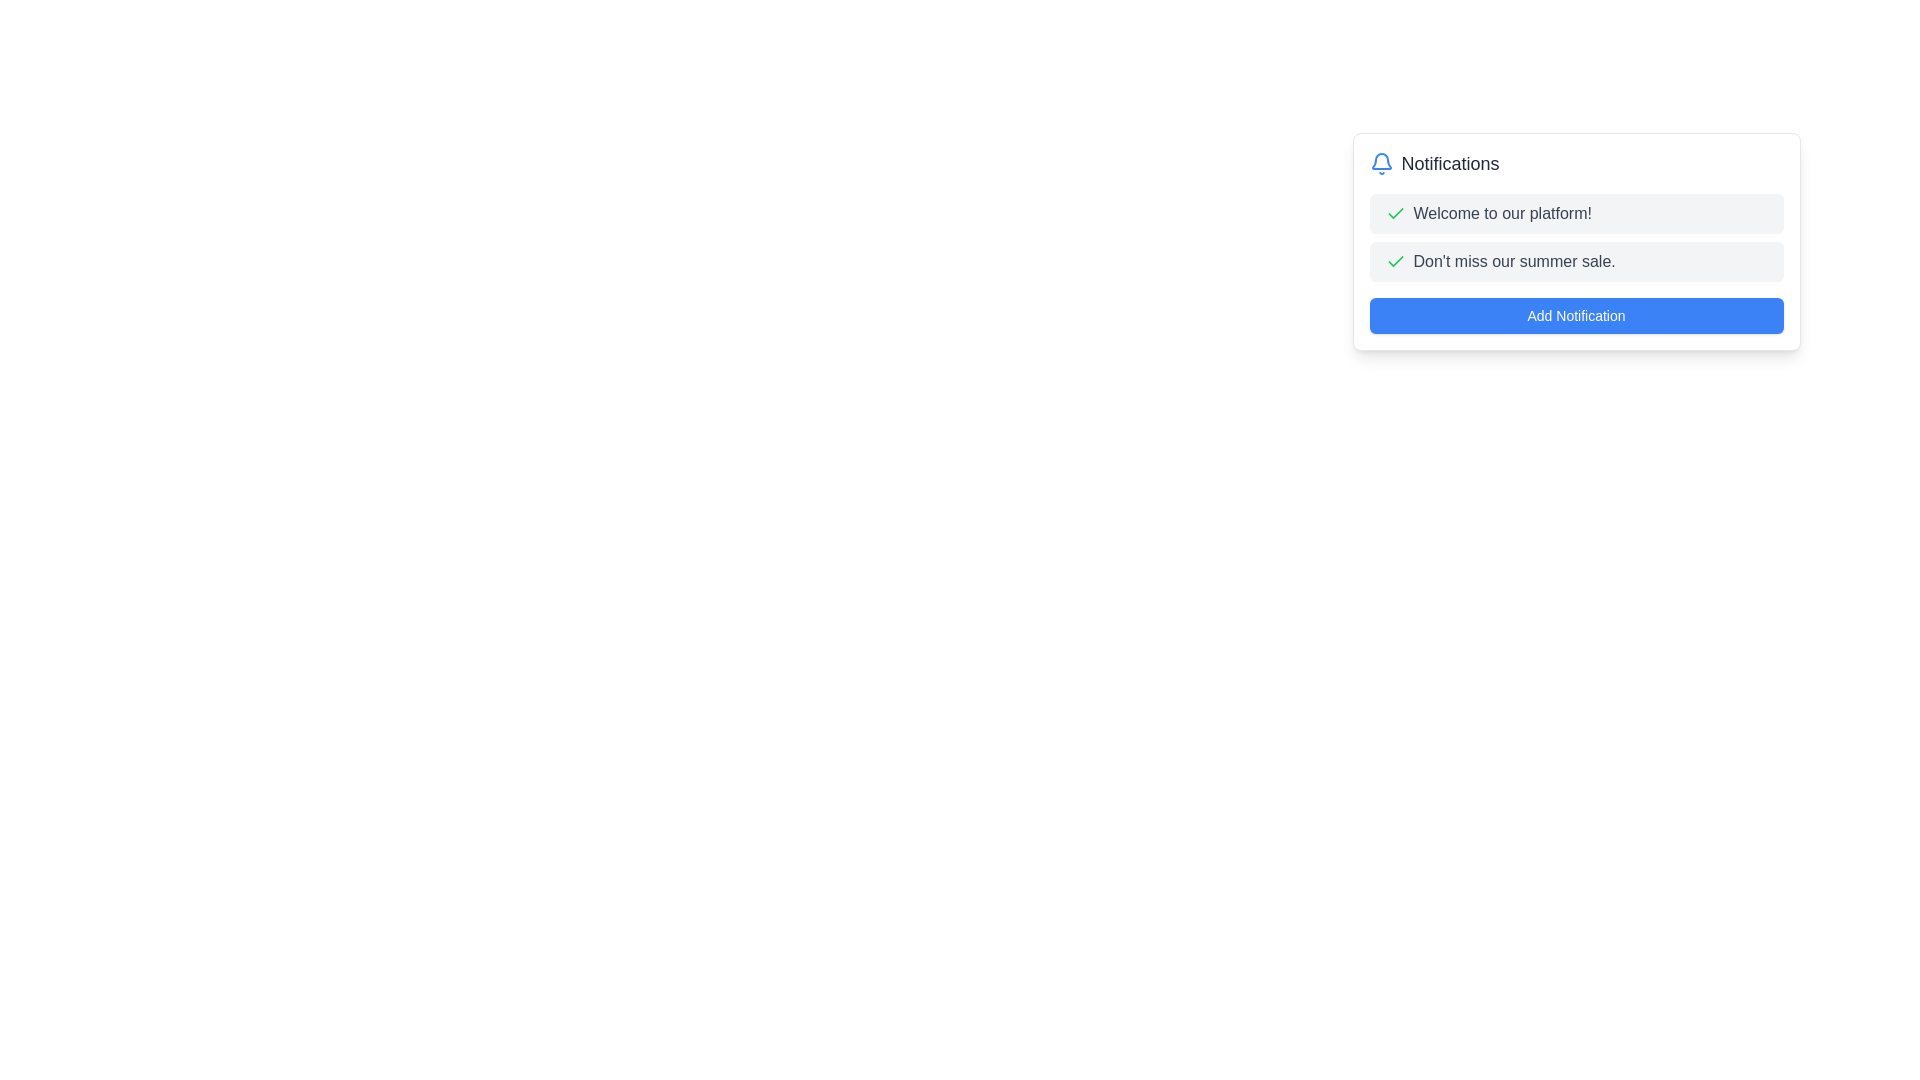  What do you see at coordinates (1502, 213) in the screenshot?
I see `the welcoming text label located at the center-right of the notification card` at bounding box center [1502, 213].